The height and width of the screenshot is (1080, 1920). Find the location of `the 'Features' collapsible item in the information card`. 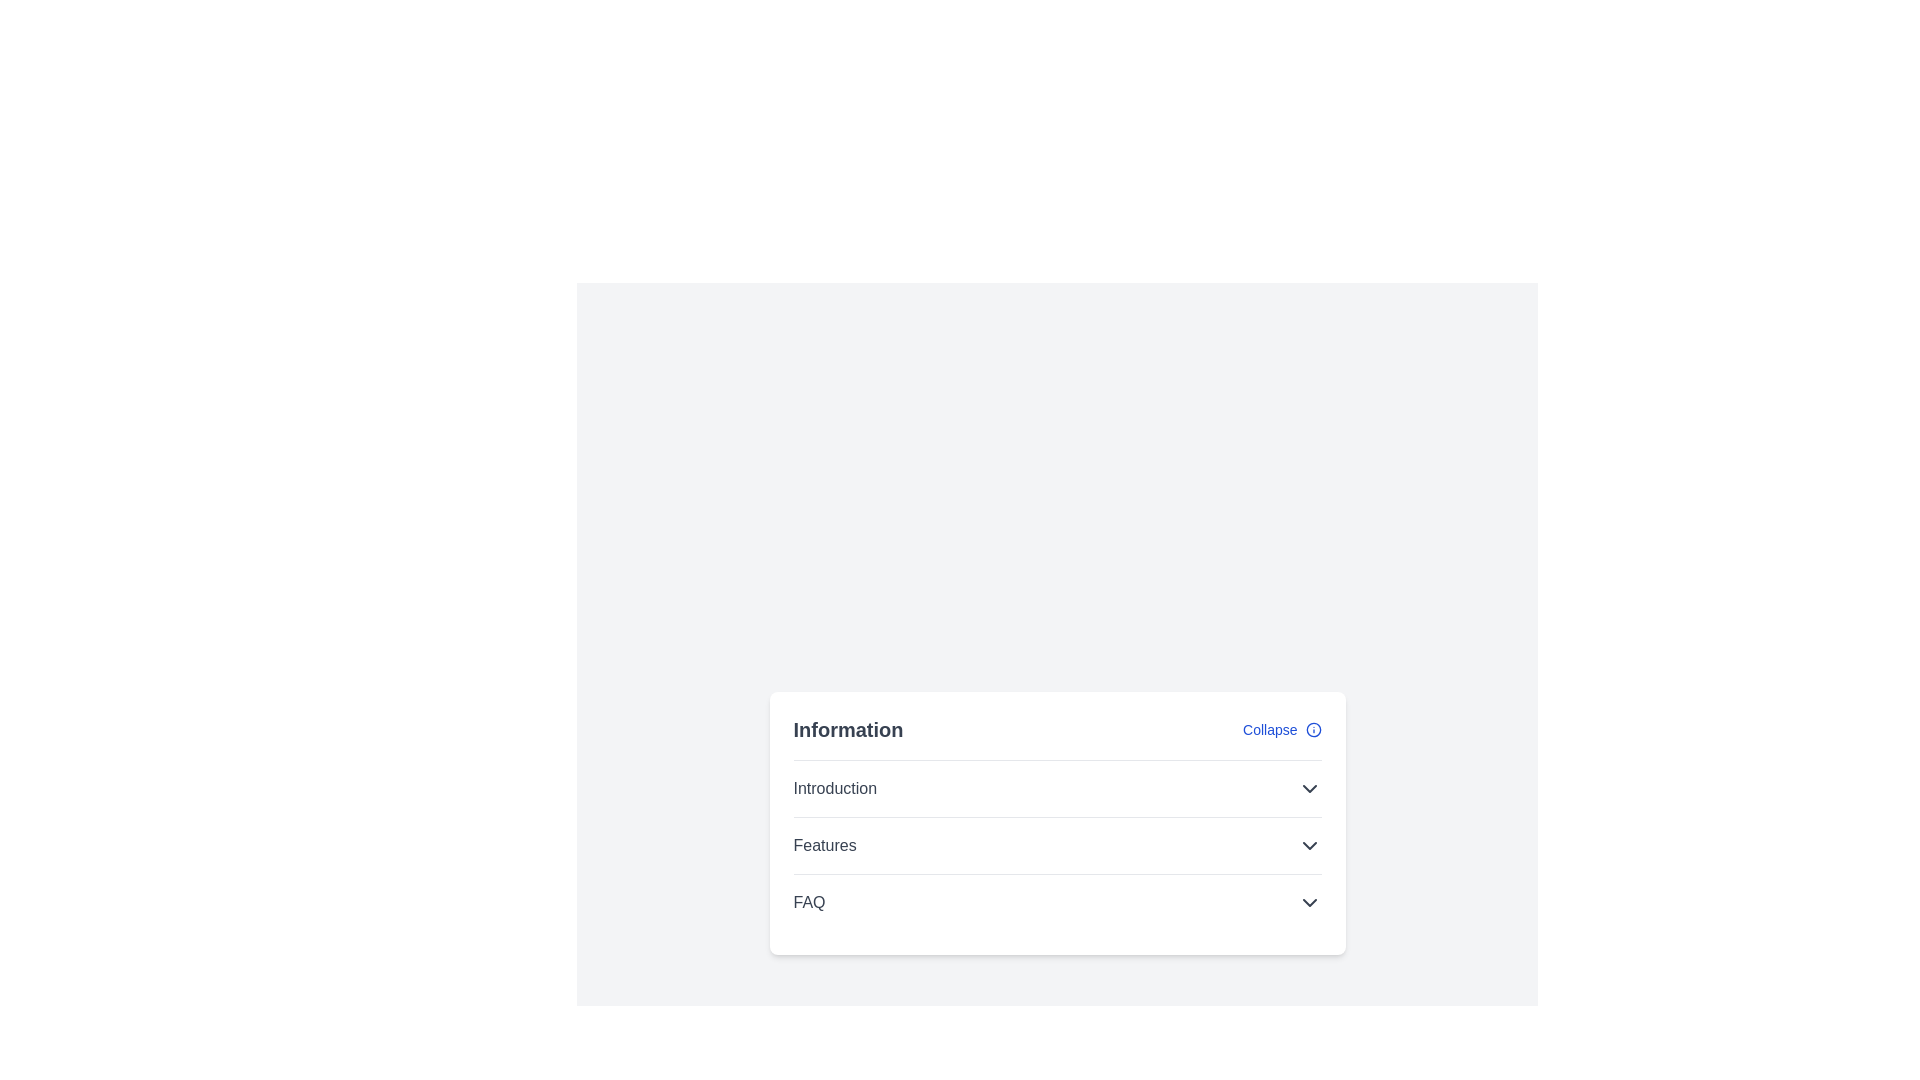

the 'Features' collapsible item in the information card is located at coordinates (1056, 844).